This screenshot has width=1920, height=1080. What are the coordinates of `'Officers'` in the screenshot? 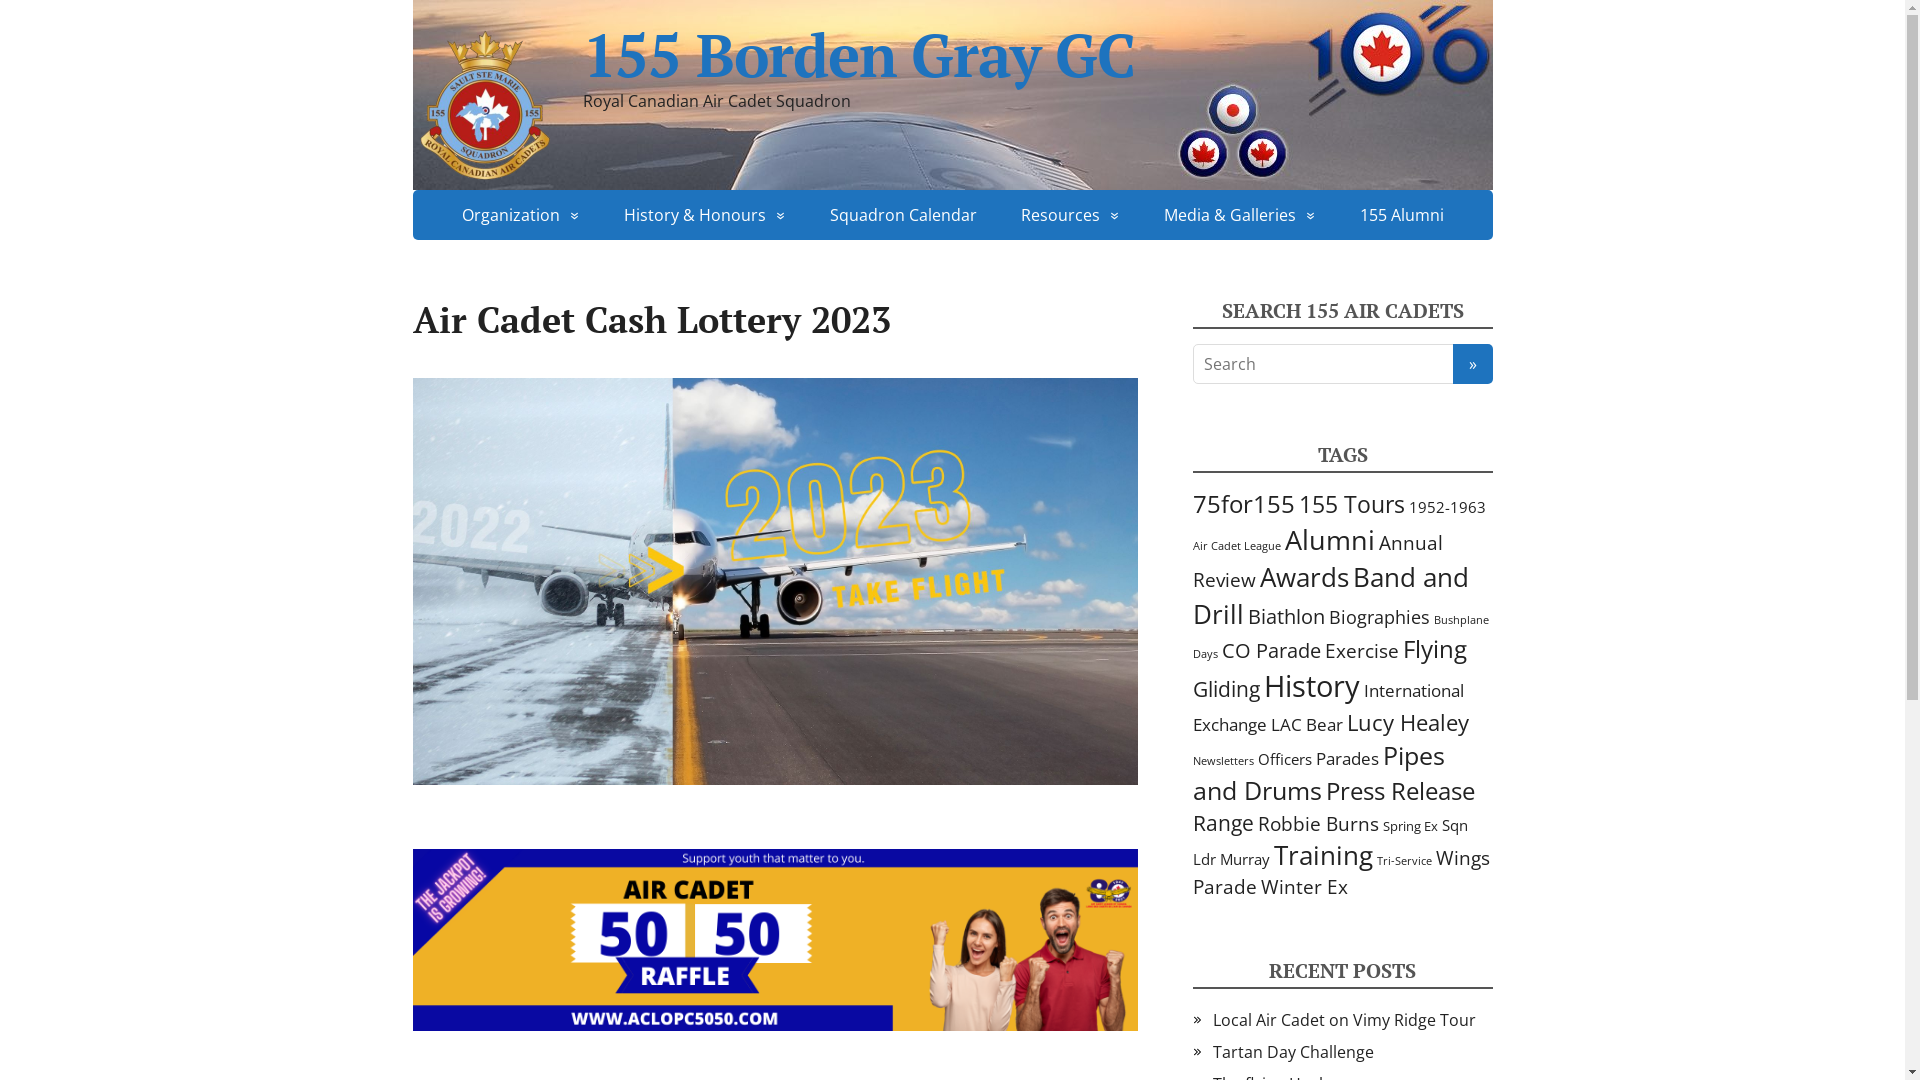 It's located at (1285, 759).